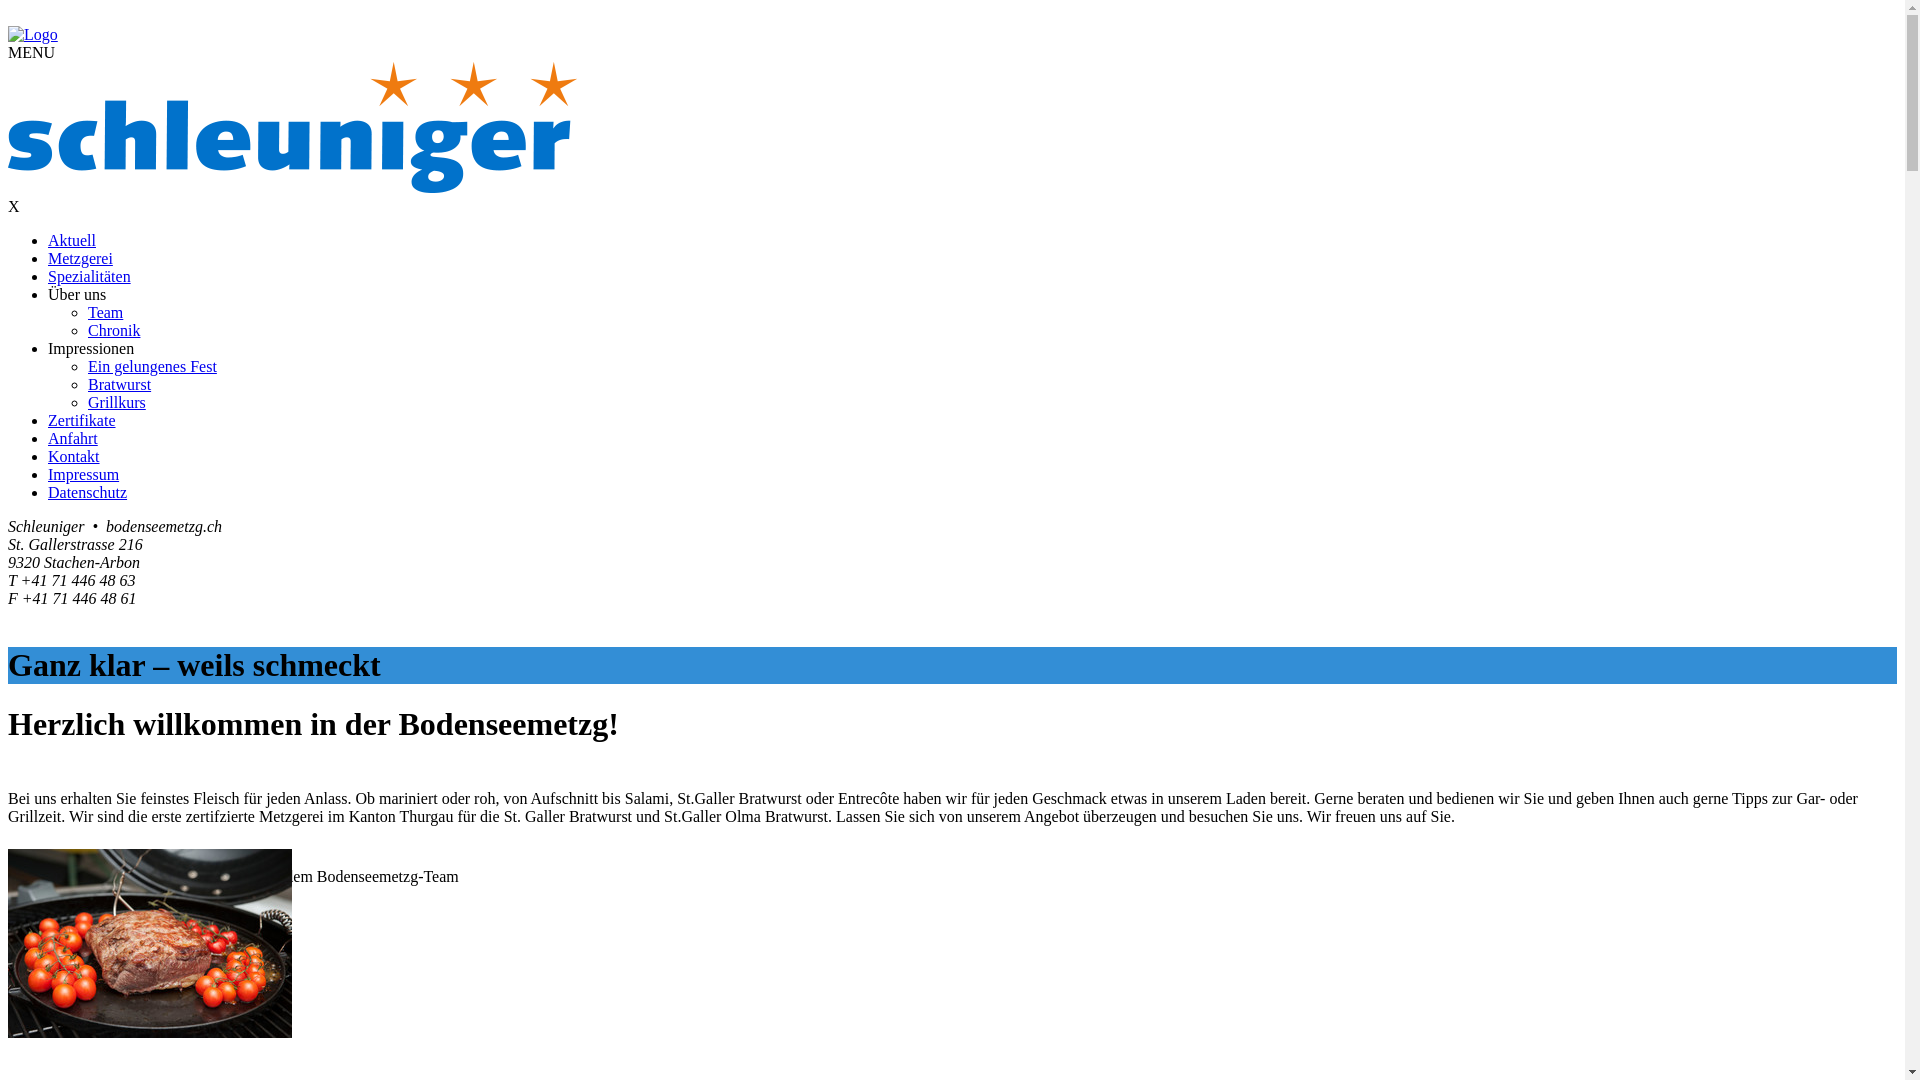  Describe the element at coordinates (72, 437) in the screenshot. I see `'Anfahrt'` at that location.